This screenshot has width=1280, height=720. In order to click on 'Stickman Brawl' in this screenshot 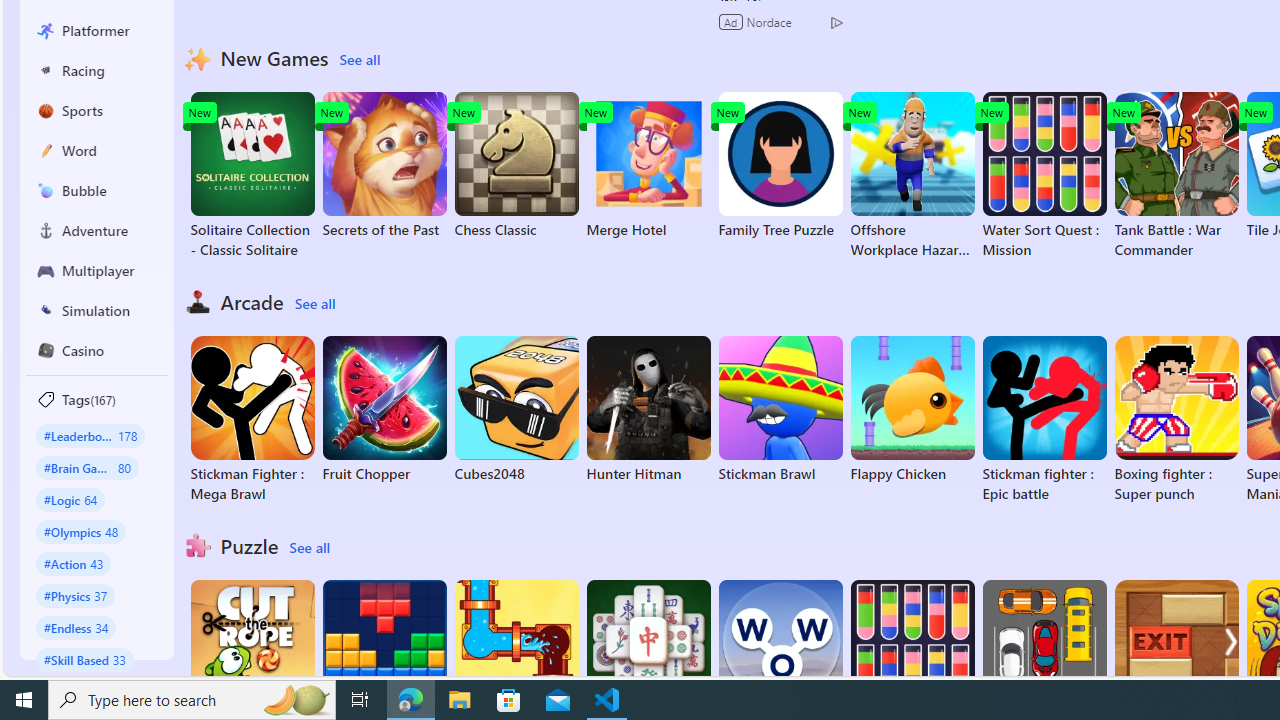, I will do `click(779, 409)`.